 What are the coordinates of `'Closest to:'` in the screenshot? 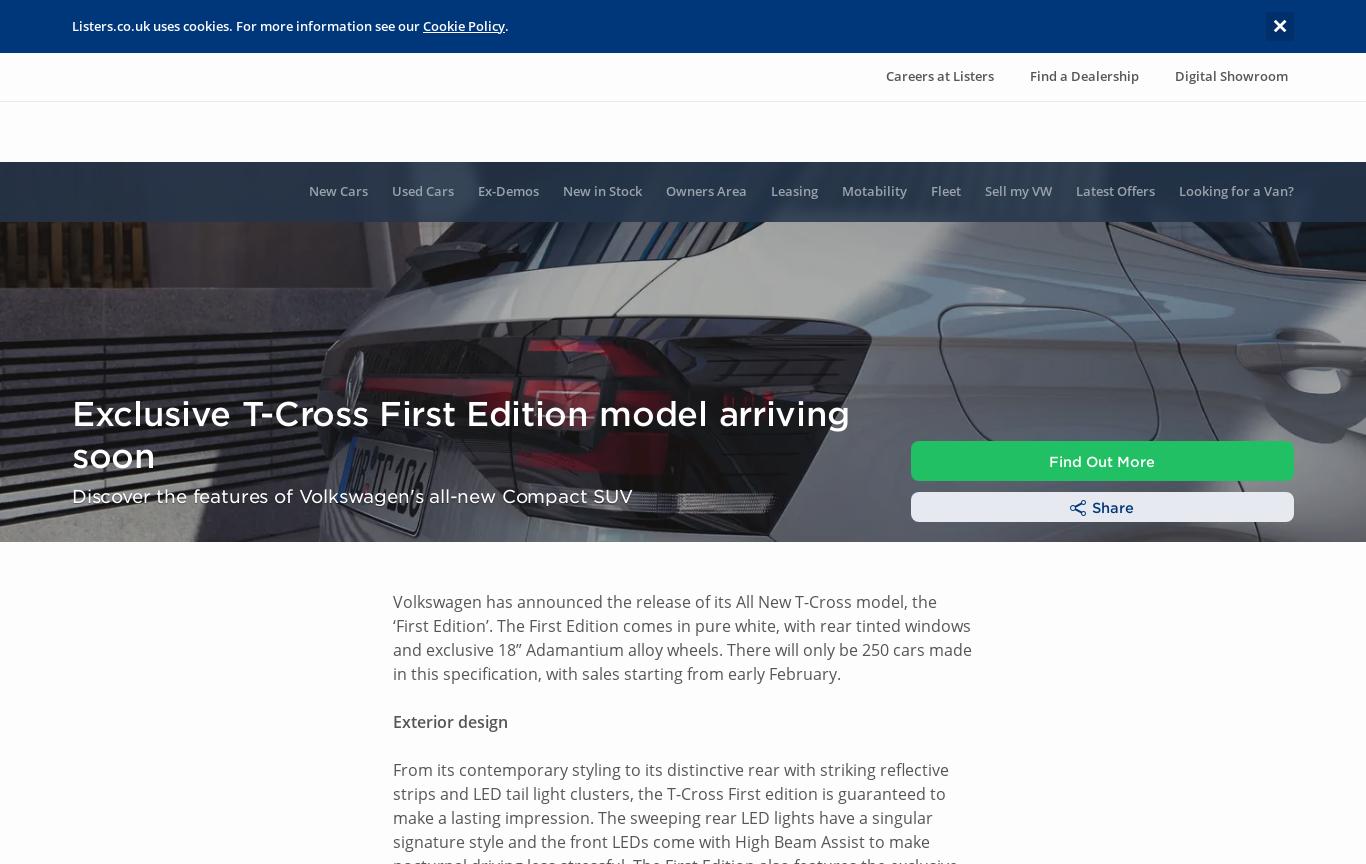 It's located at (954, 584).